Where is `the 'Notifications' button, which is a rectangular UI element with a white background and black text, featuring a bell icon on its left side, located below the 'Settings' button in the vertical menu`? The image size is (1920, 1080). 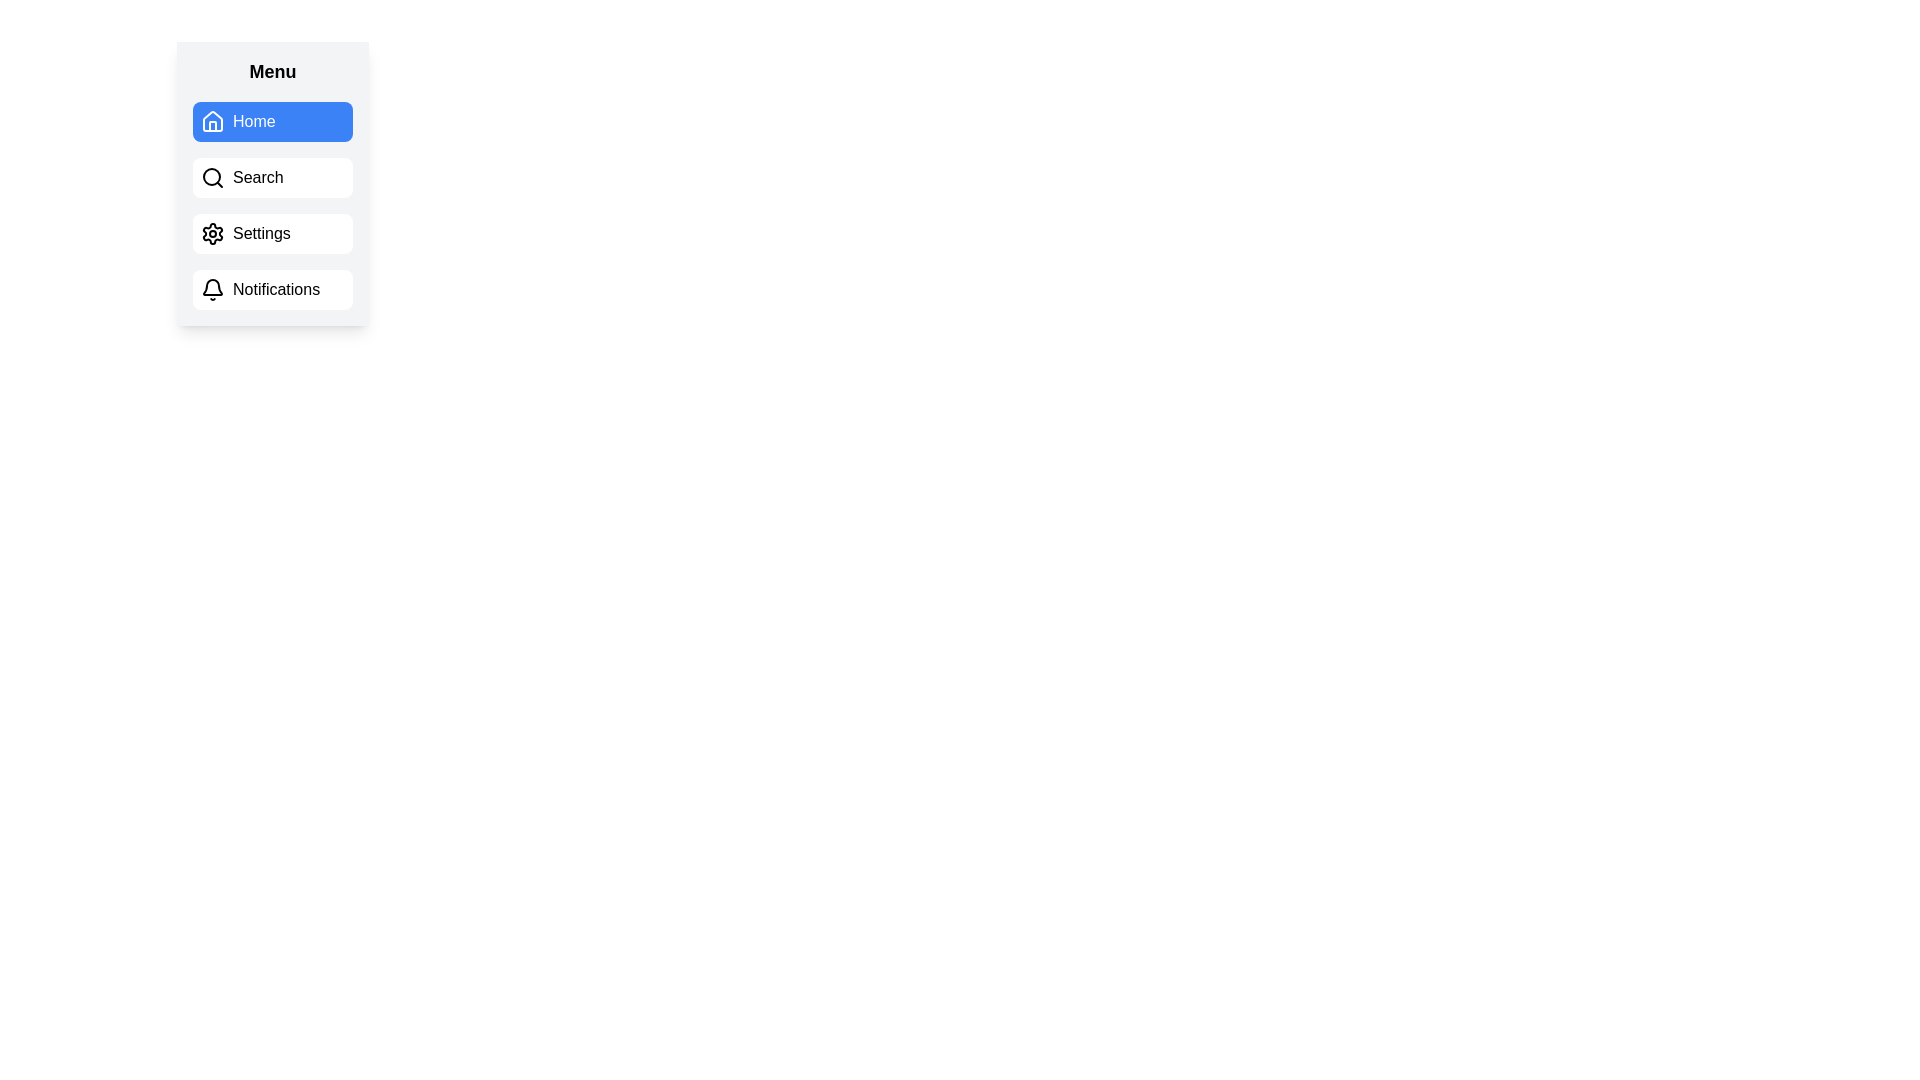
the 'Notifications' button, which is a rectangular UI element with a white background and black text, featuring a bell icon on its left side, located below the 'Settings' button in the vertical menu is located at coordinates (272, 289).